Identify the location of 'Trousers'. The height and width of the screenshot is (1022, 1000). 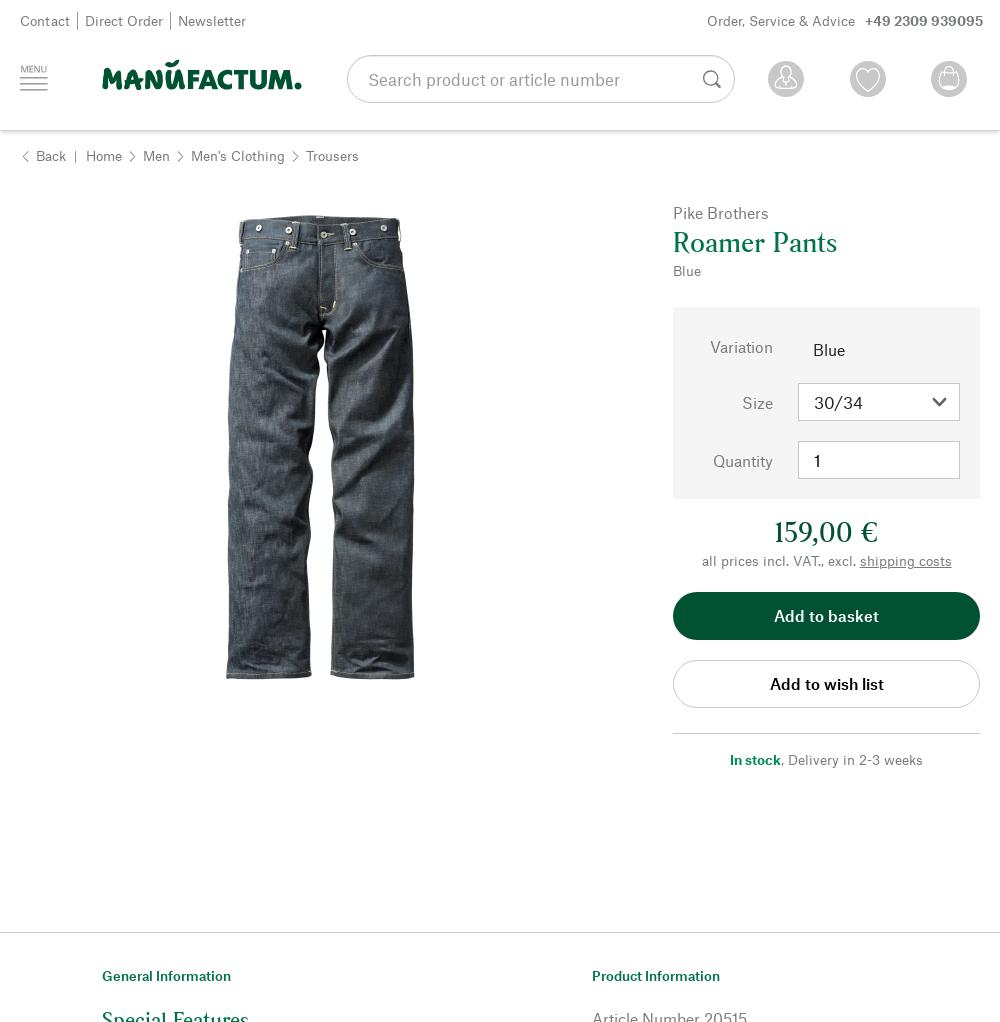
(331, 153).